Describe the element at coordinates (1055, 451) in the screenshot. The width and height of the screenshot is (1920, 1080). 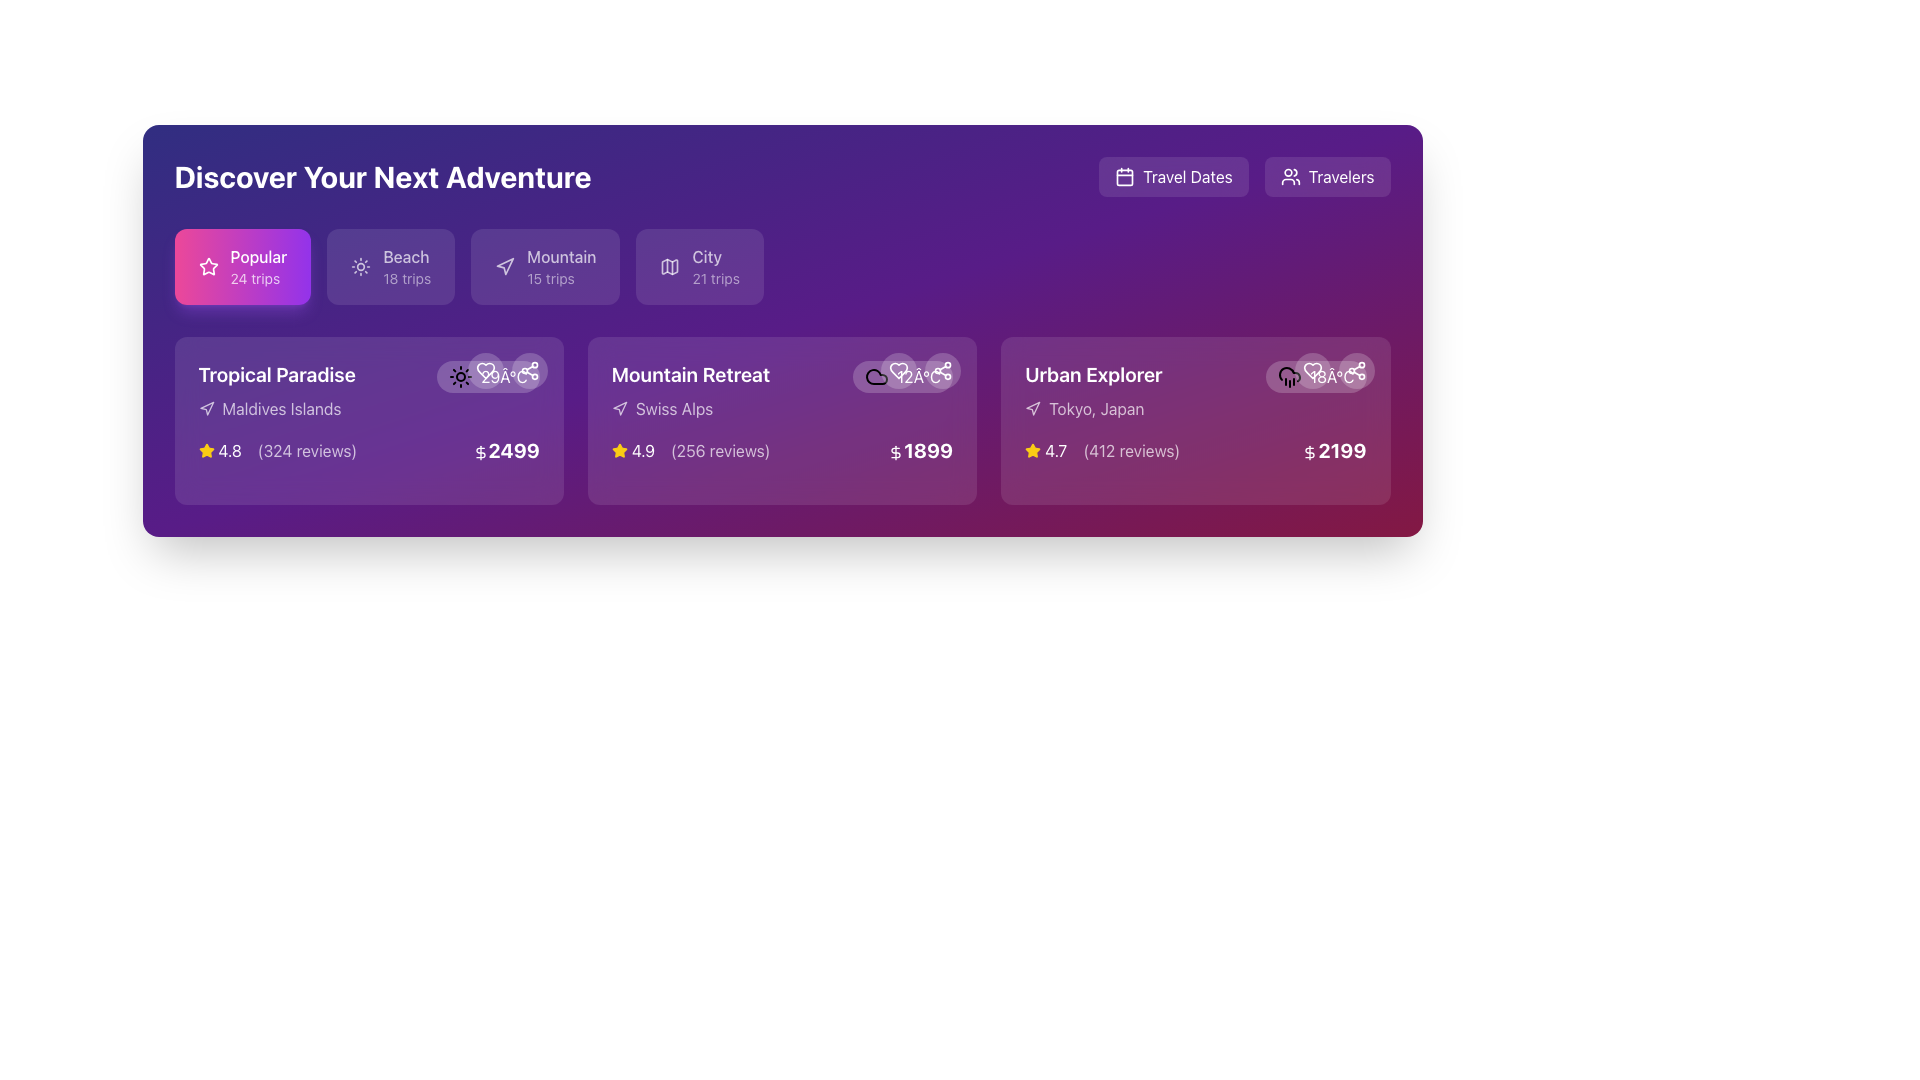
I see `the static text label displaying the average rating for the 'Urban Explorer' trip package, located under the subtitle 'Tokyo, Japan' within the card in the third column of the trip cards section` at that location.